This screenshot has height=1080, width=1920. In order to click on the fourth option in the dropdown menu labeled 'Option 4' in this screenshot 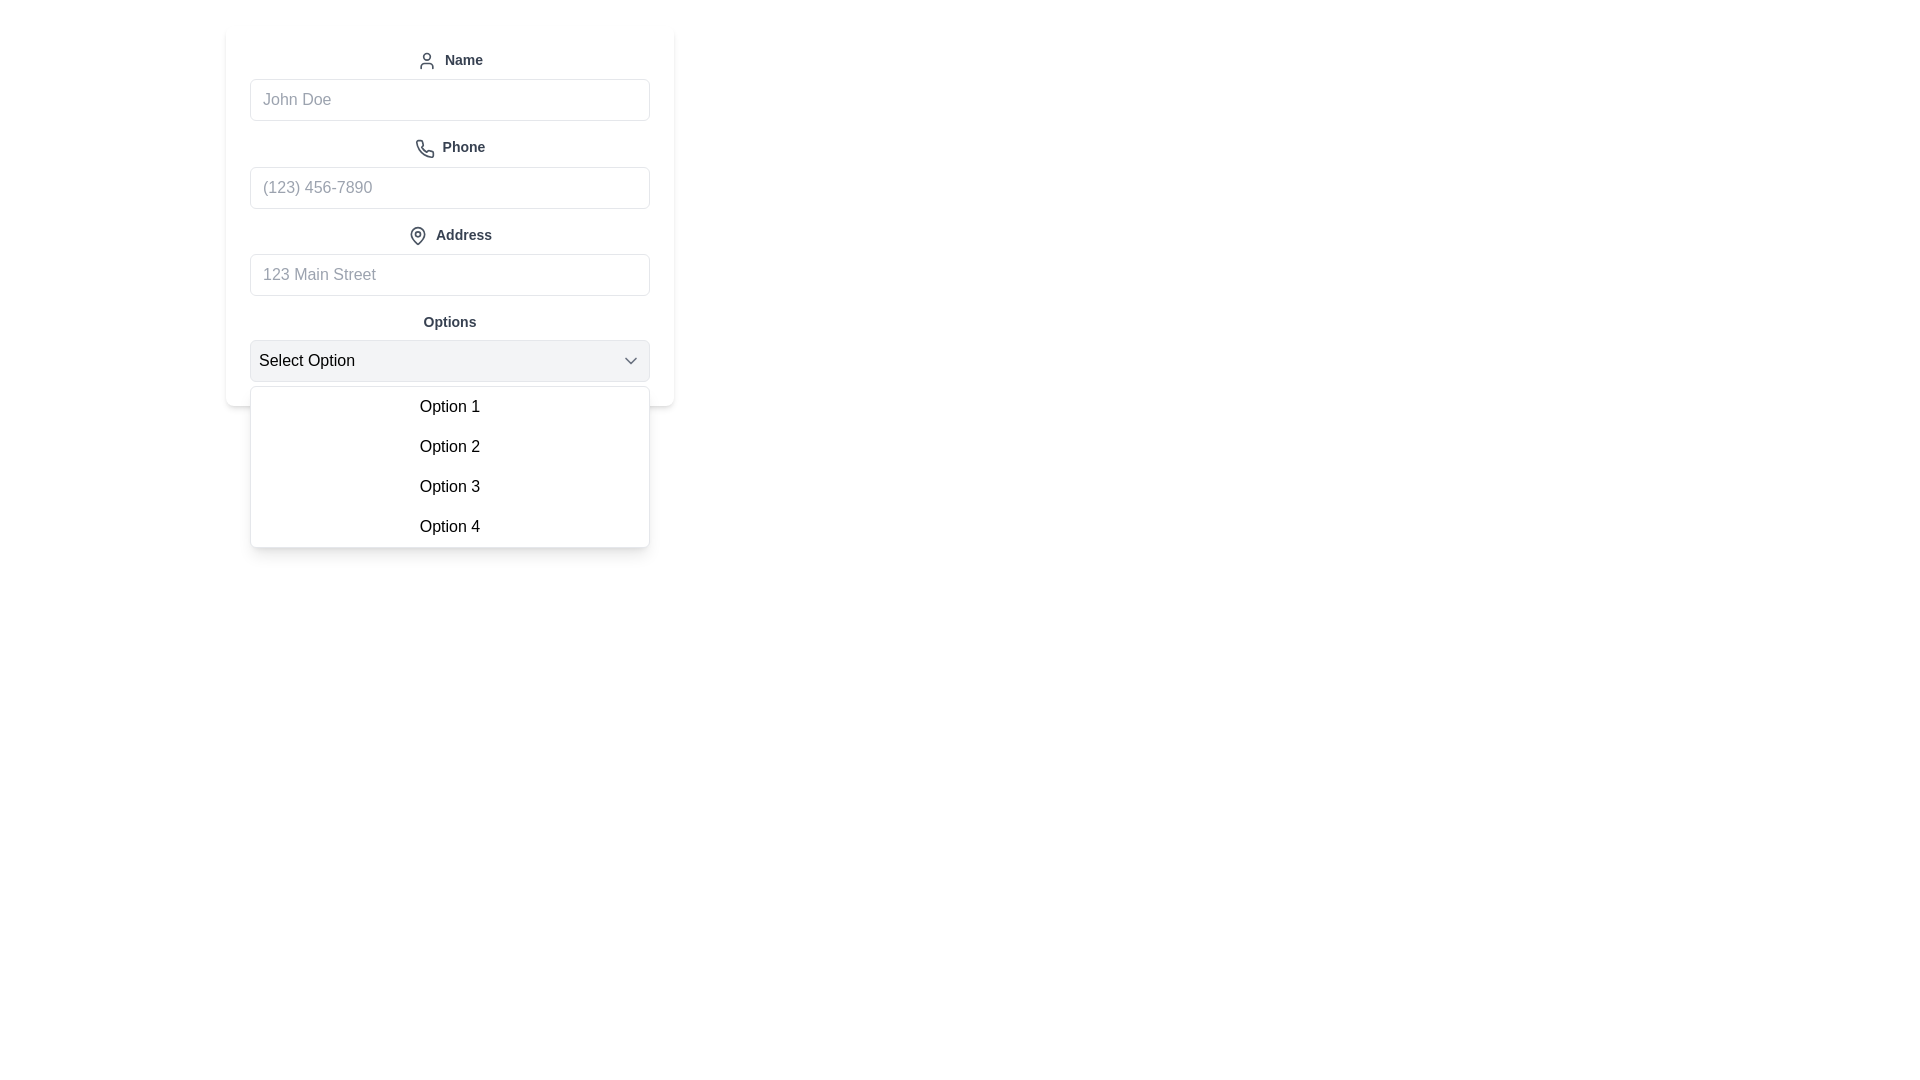, I will do `click(449, 524)`.